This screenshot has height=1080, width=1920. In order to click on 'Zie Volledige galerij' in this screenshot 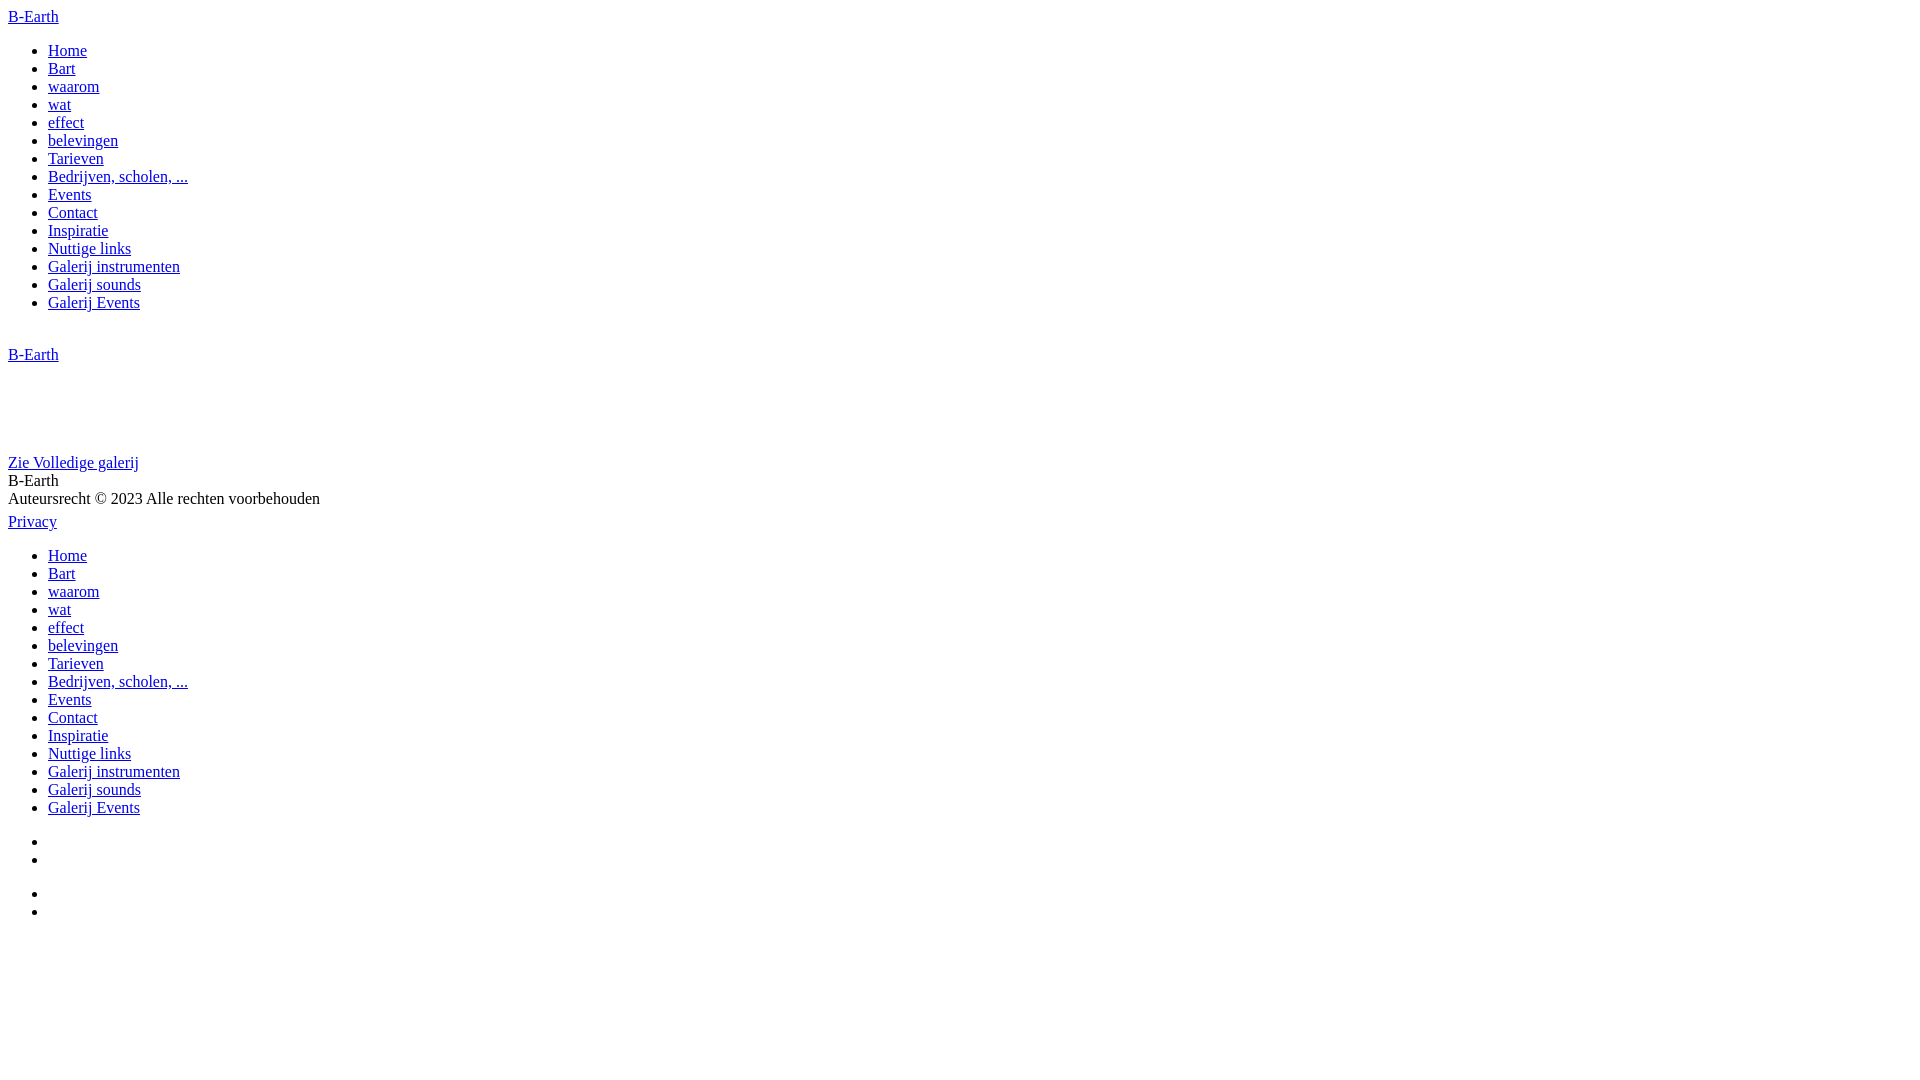, I will do `click(8, 462)`.